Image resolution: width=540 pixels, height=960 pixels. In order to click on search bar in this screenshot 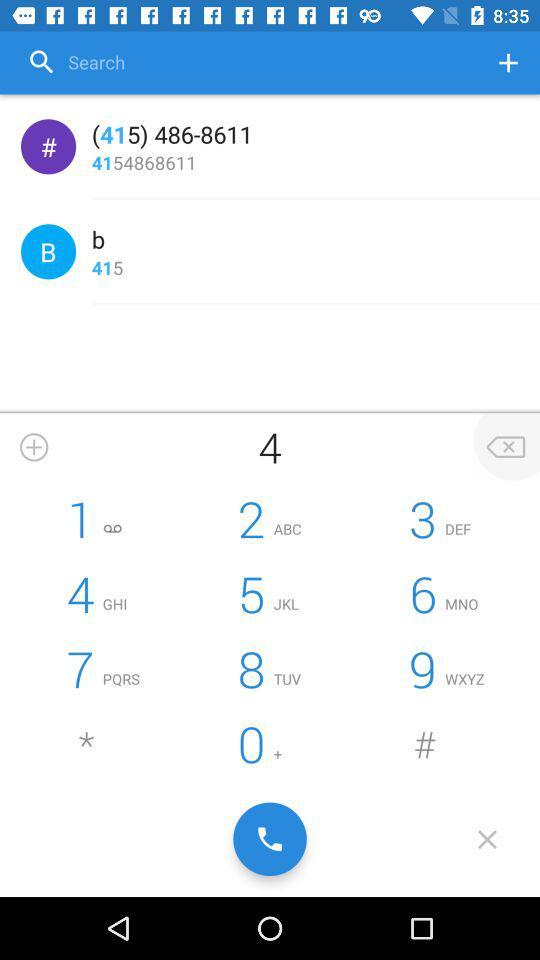, I will do `click(248, 62)`.